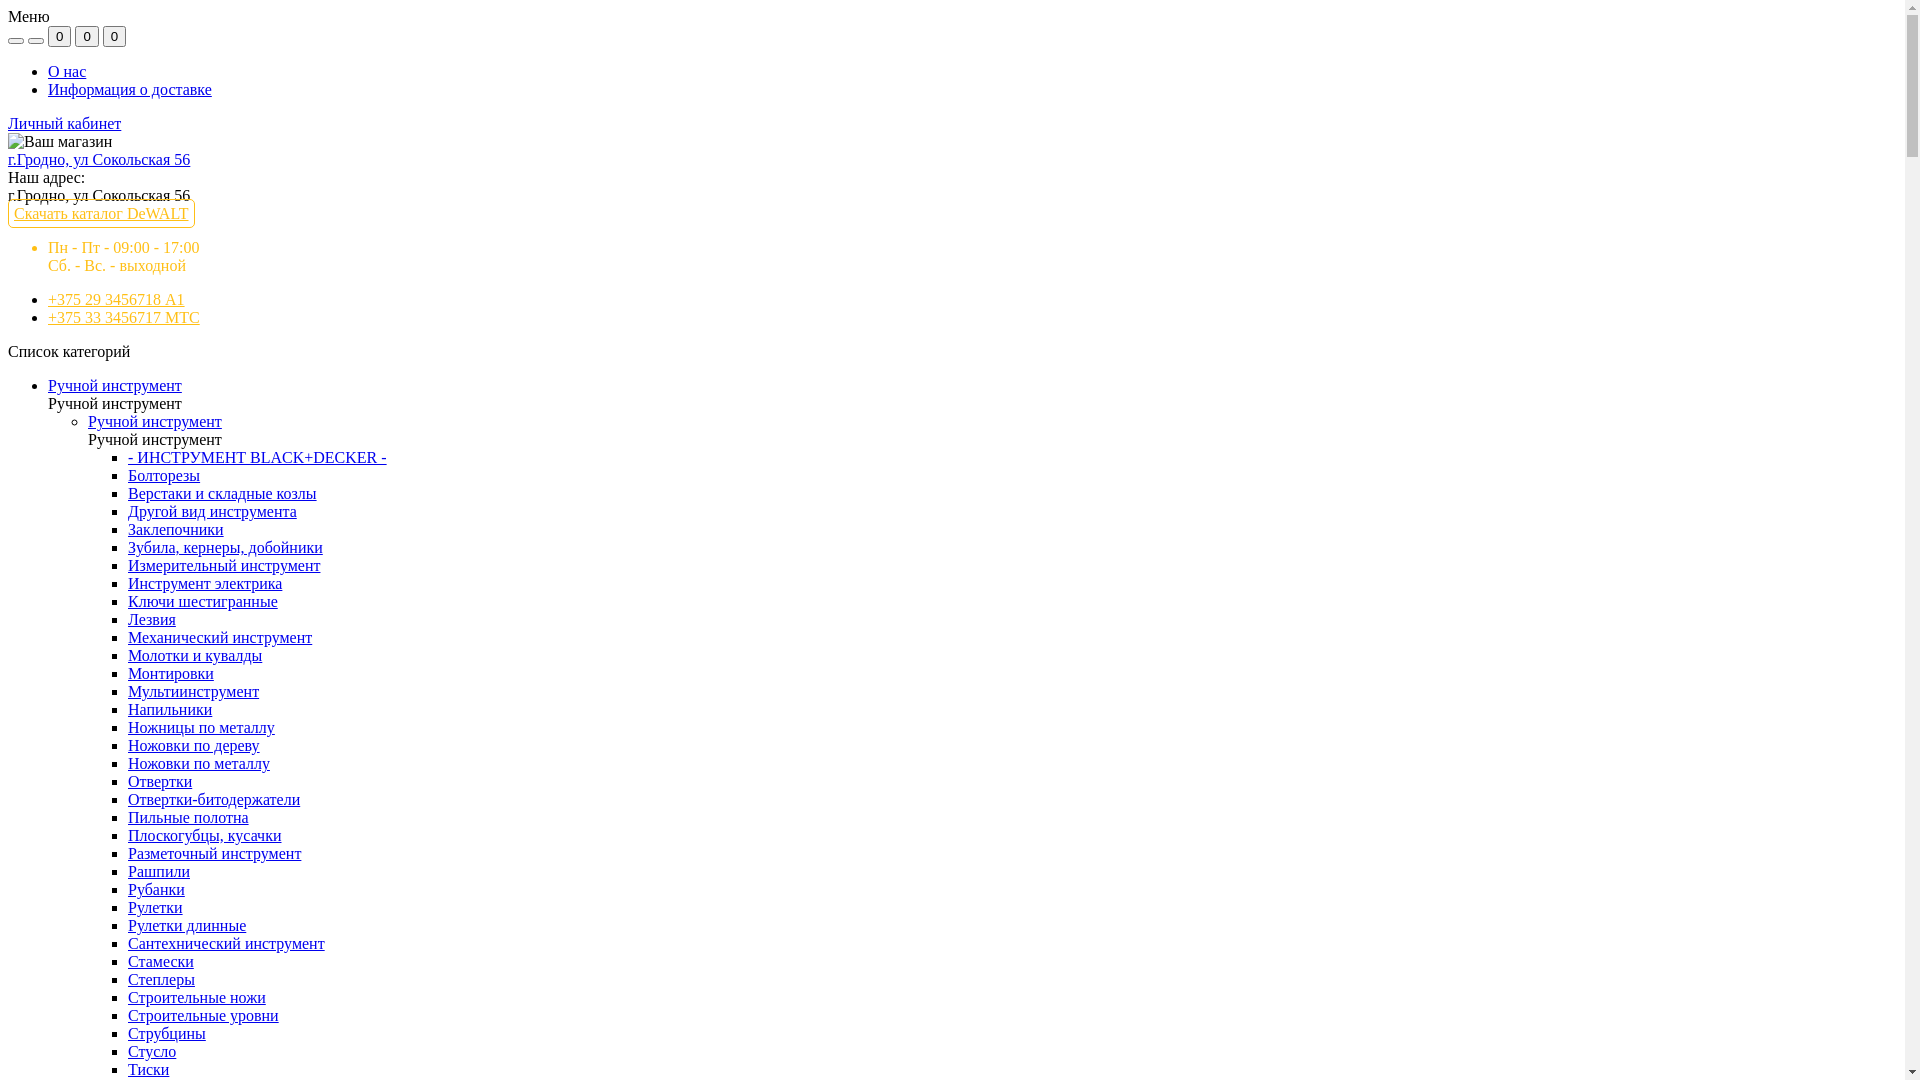 The height and width of the screenshot is (1080, 1920). I want to click on '0', so click(113, 36).